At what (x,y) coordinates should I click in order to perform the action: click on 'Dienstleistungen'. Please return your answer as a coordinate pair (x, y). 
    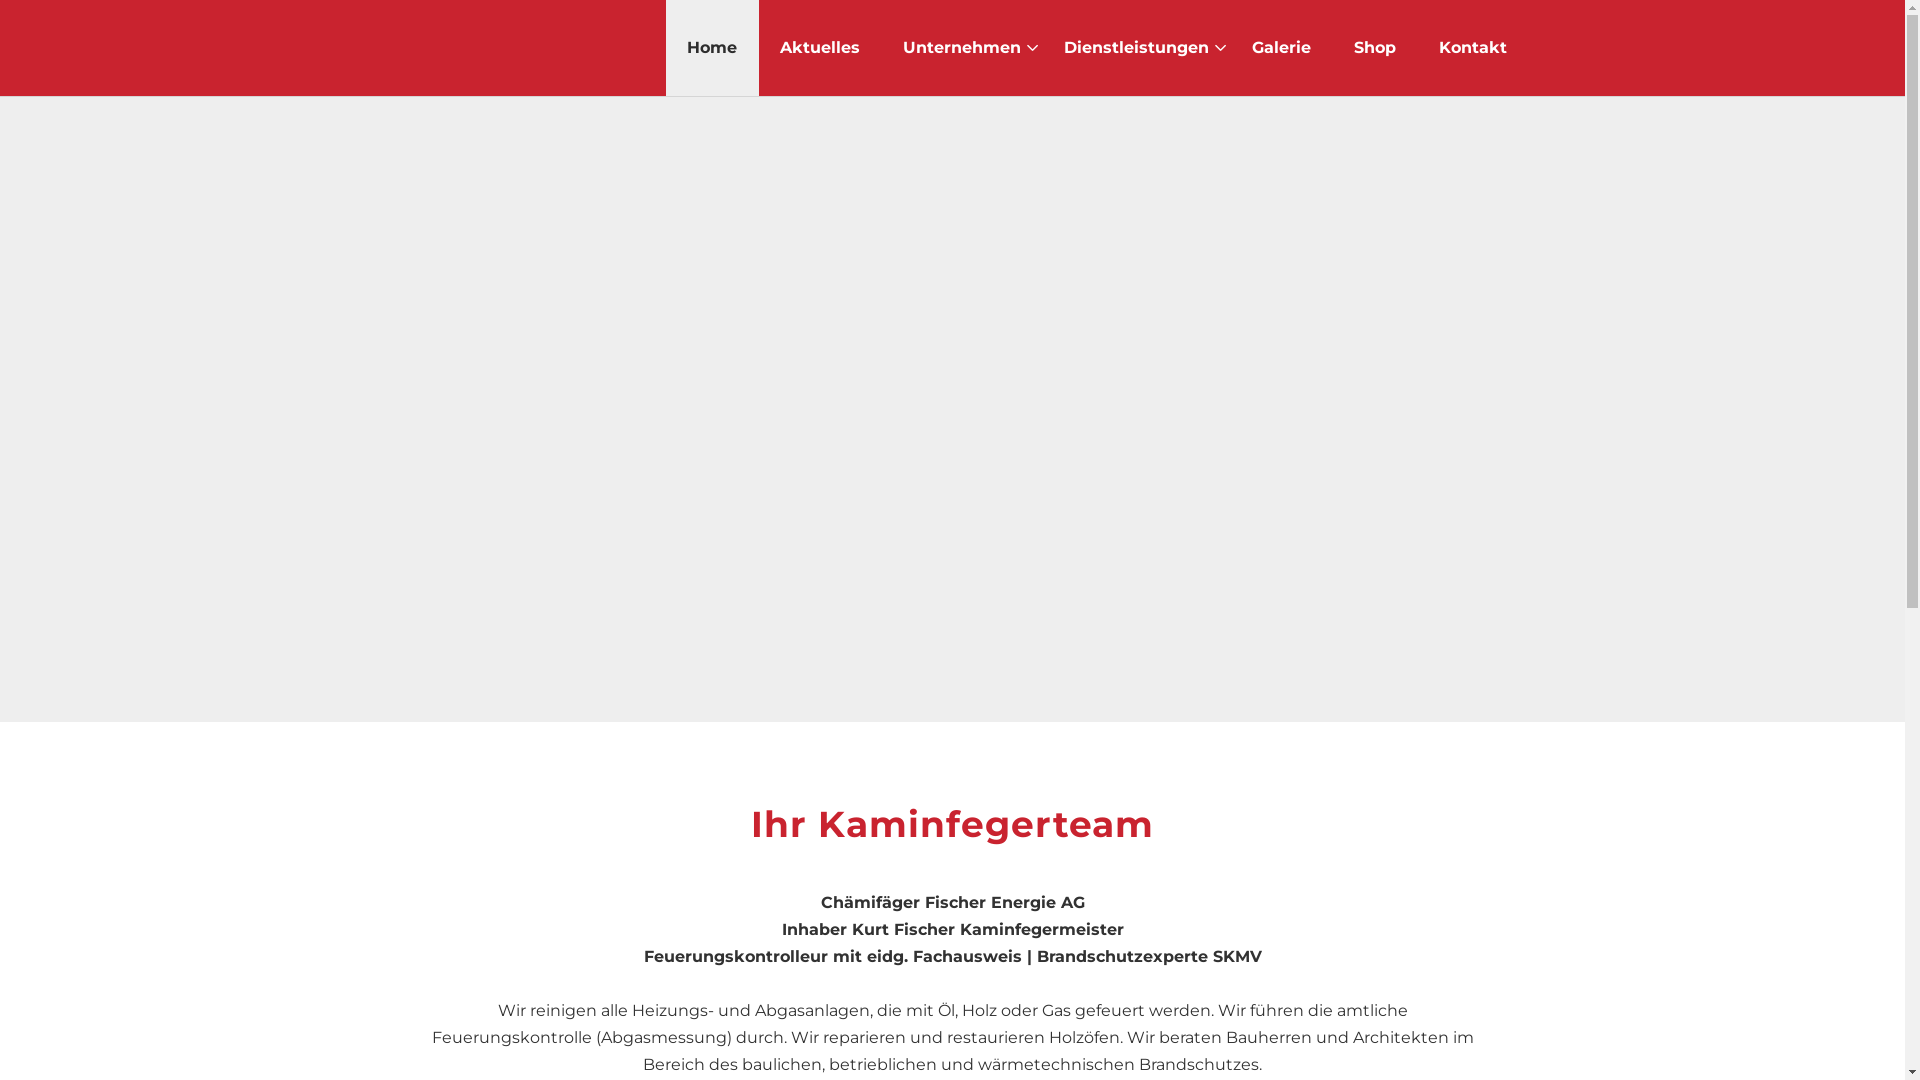
    Looking at the image, I should click on (1136, 46).